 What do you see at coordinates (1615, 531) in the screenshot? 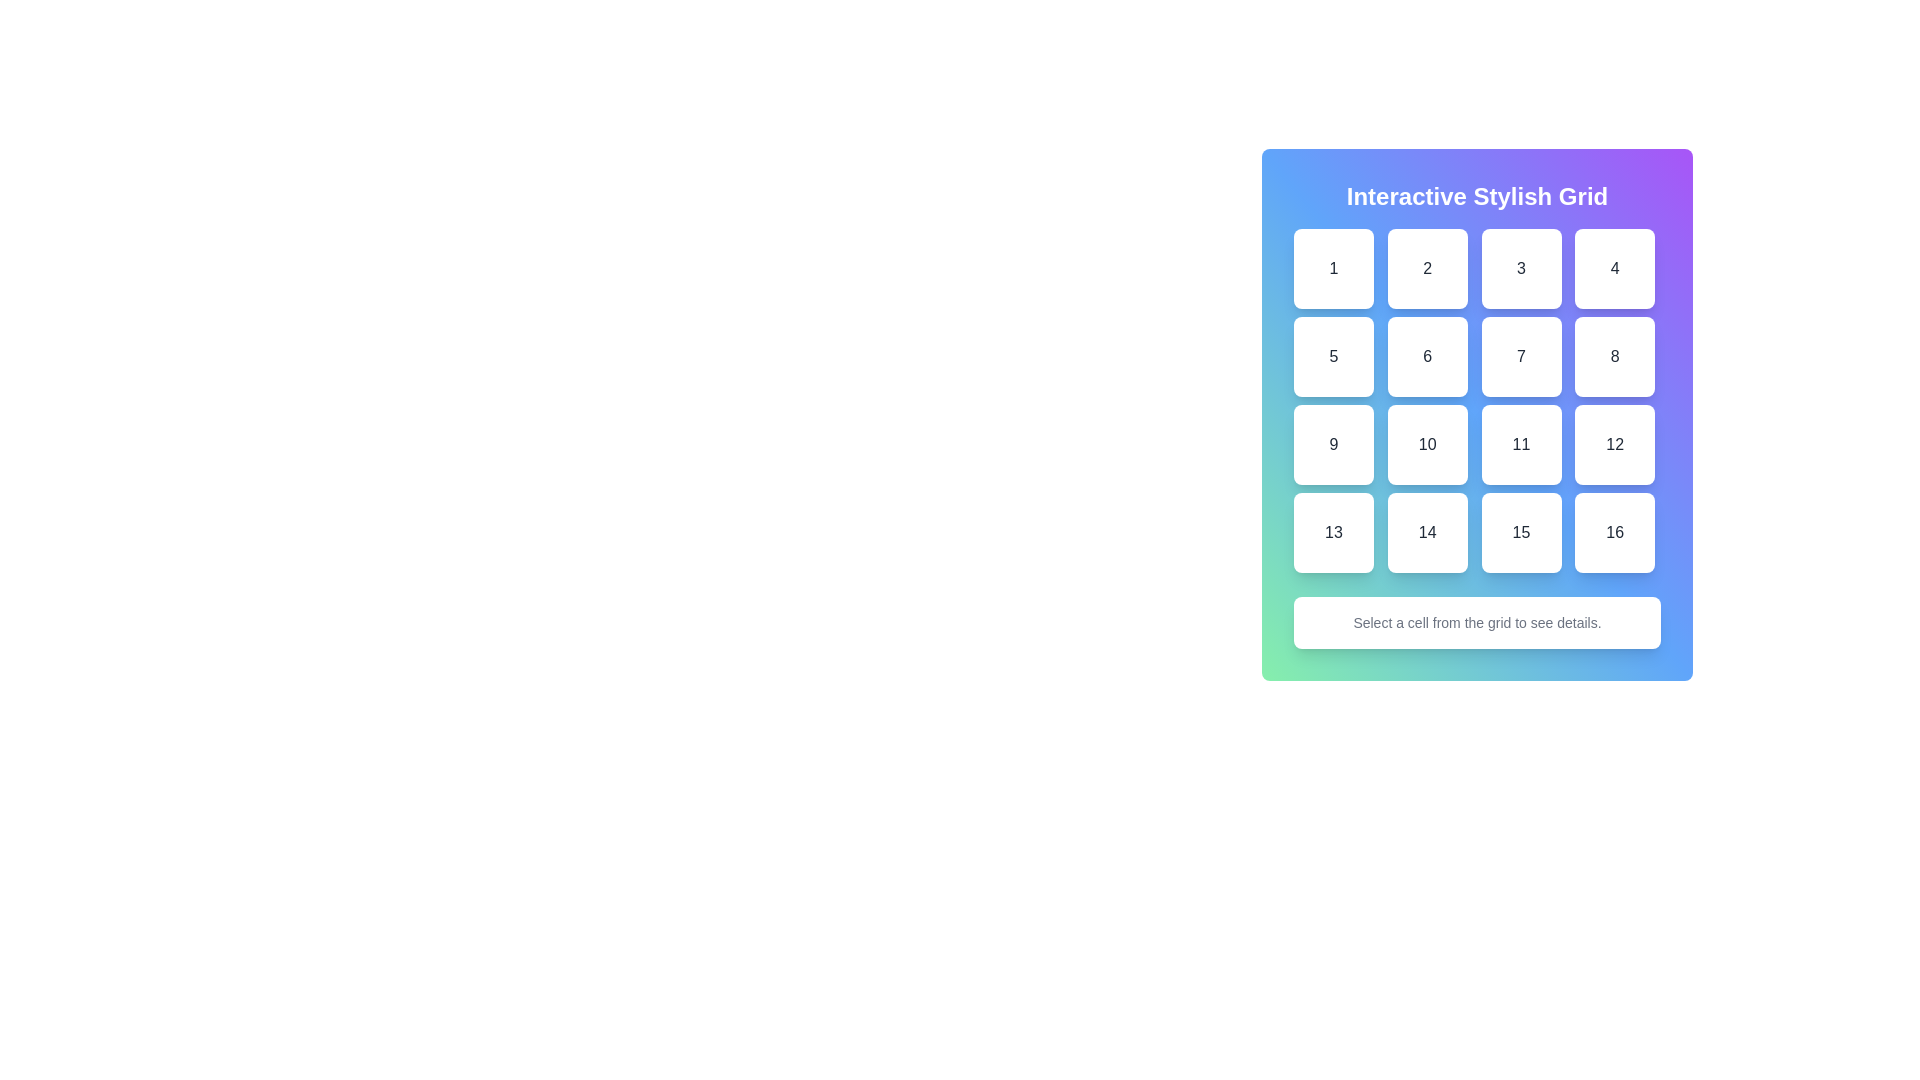
I see `the button element that is square-shaped with a white background and contains the number '16' in bold dark-gray font, located in the fourth column and fourth row of a 4x4 grid layout` at bounding box center [1615, 531].